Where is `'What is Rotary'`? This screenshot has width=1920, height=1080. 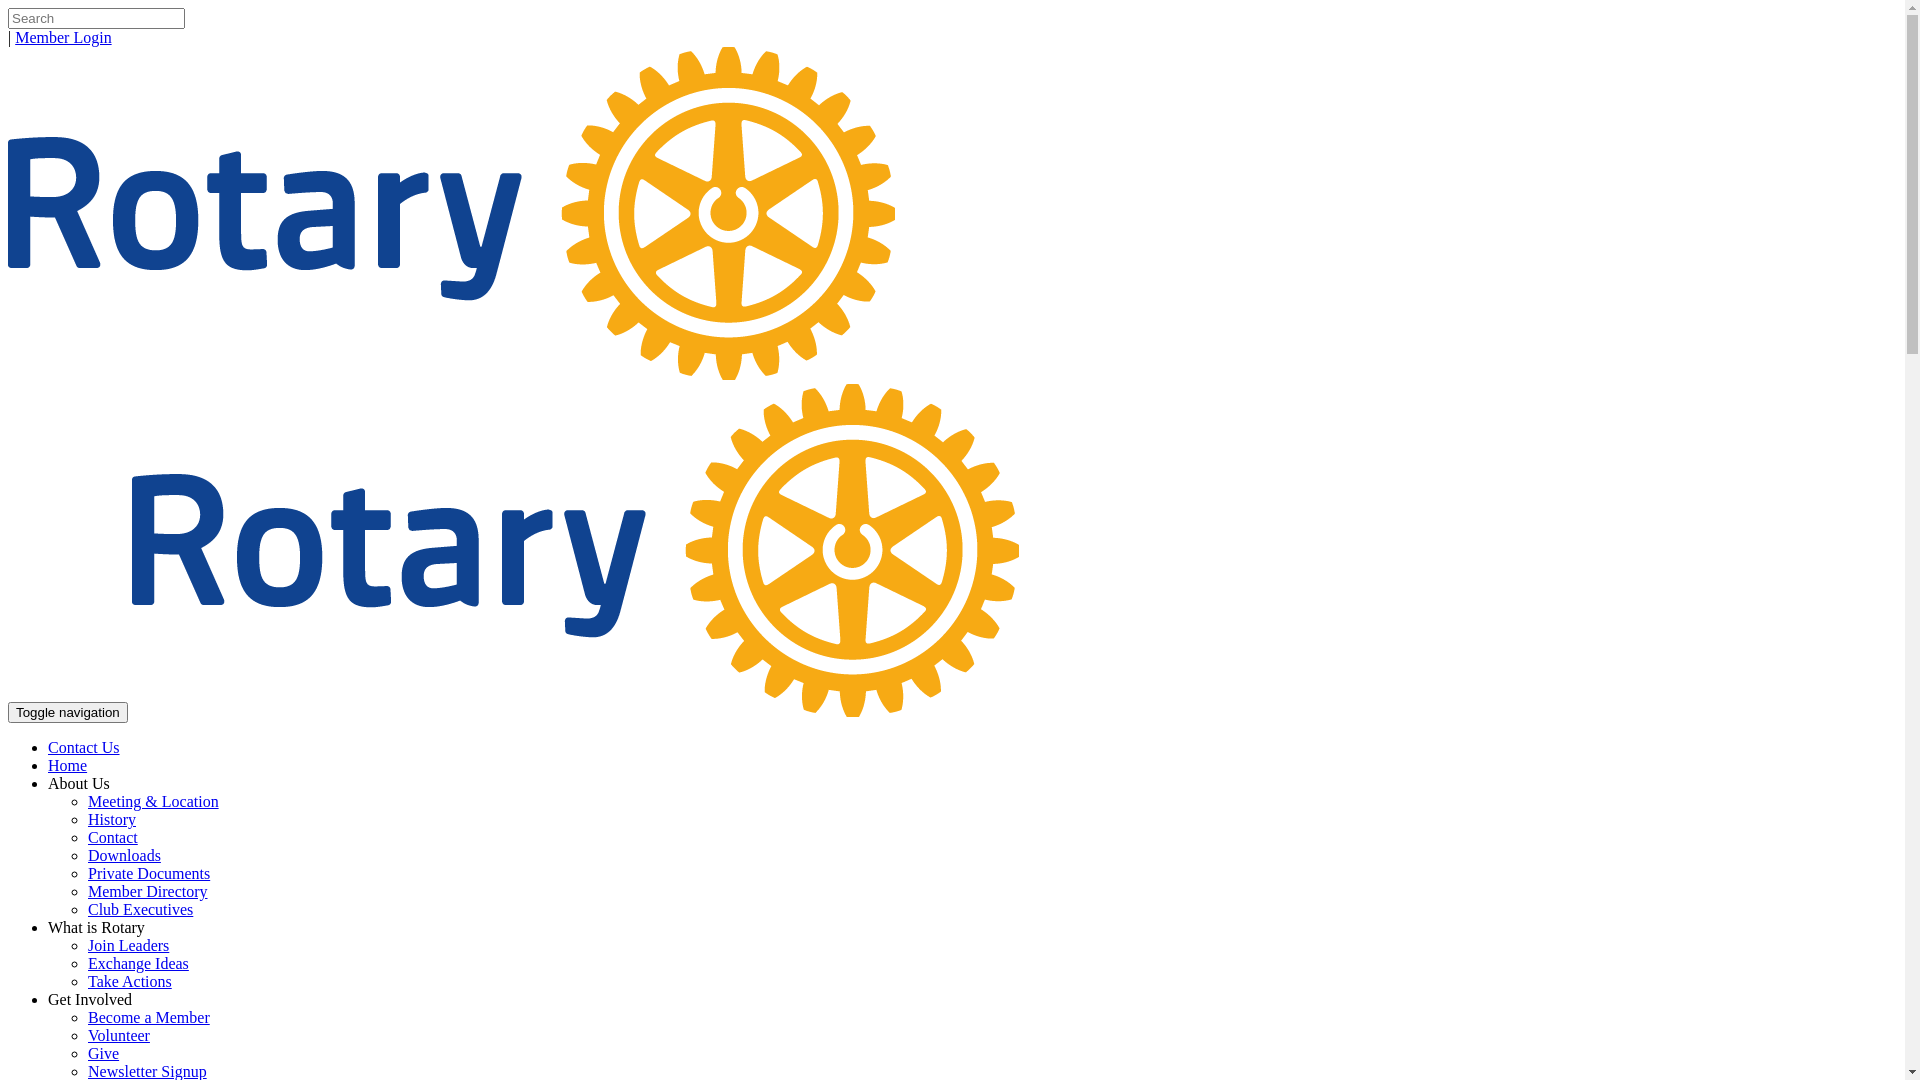
'What is Rotary' is located at coordinates (48, 927).